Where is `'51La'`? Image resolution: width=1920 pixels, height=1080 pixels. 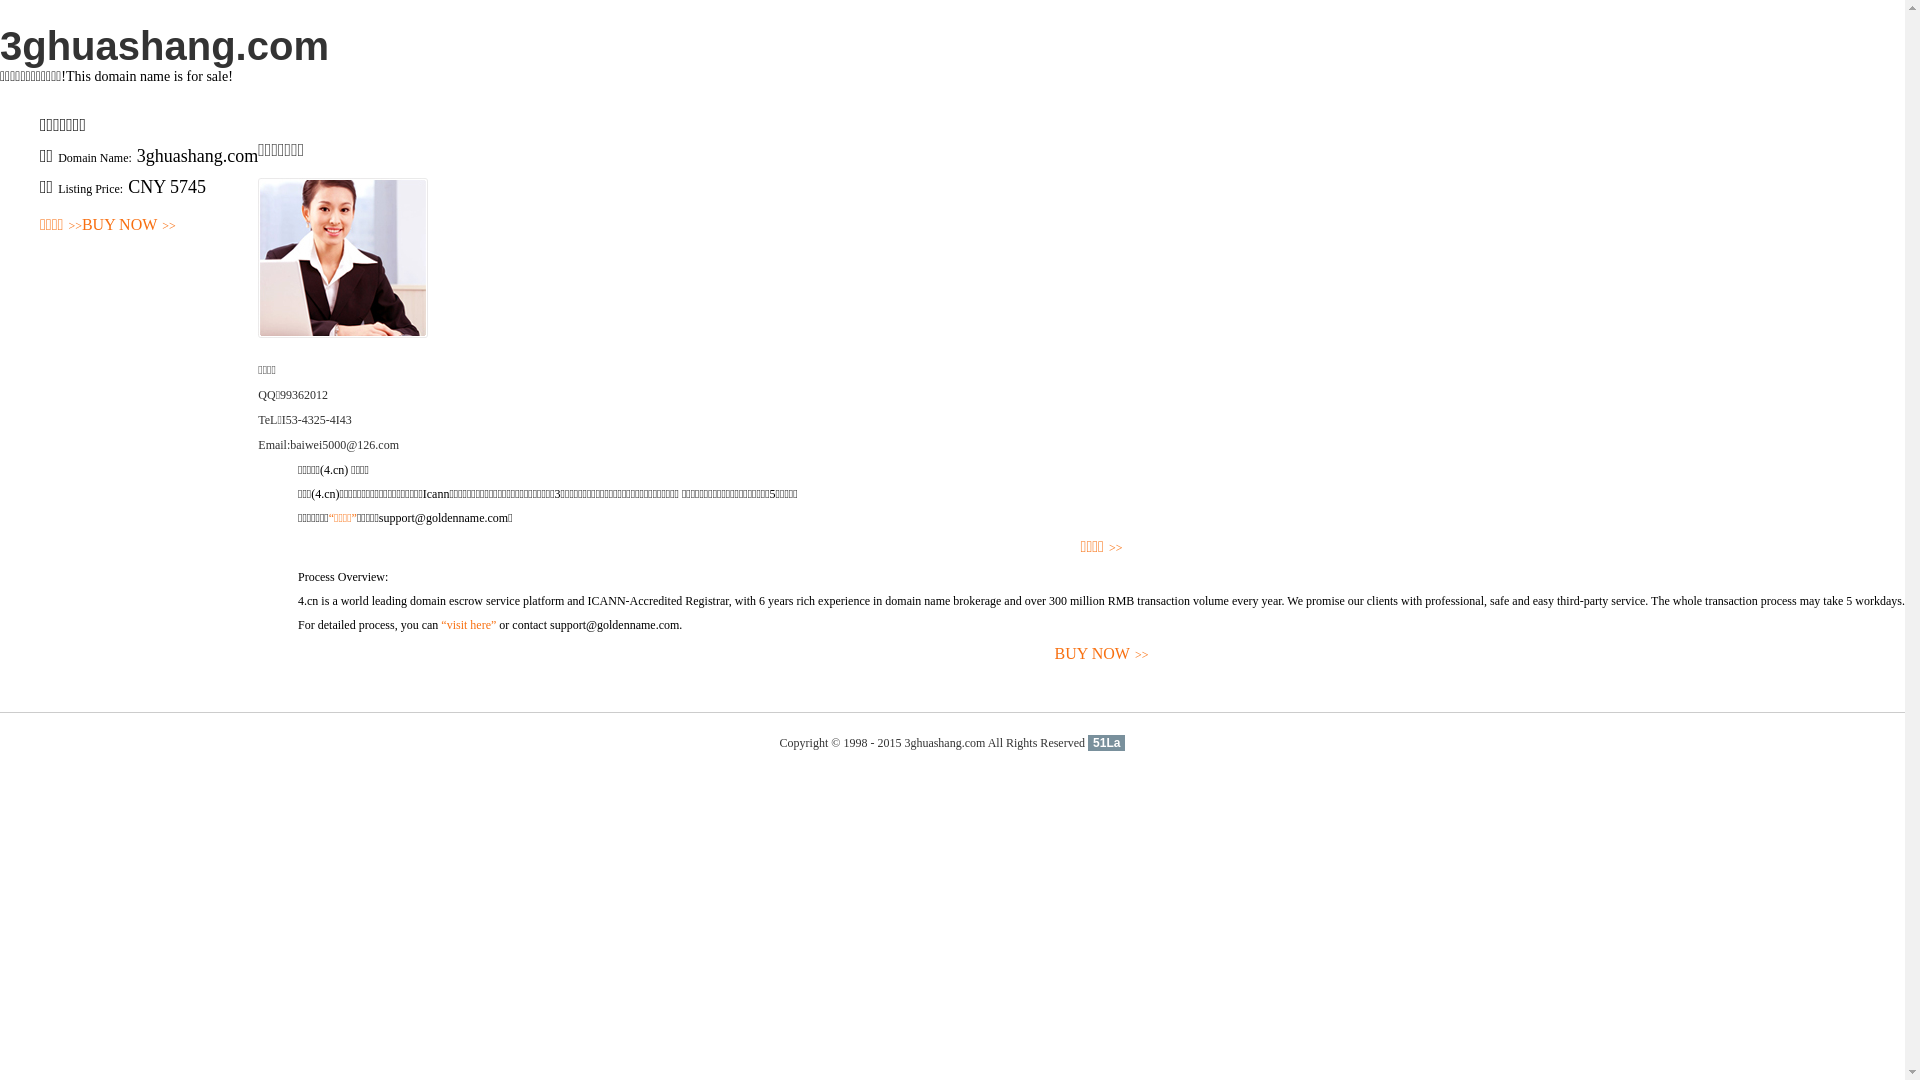
'51La' is located at coordinates (1105, 743).